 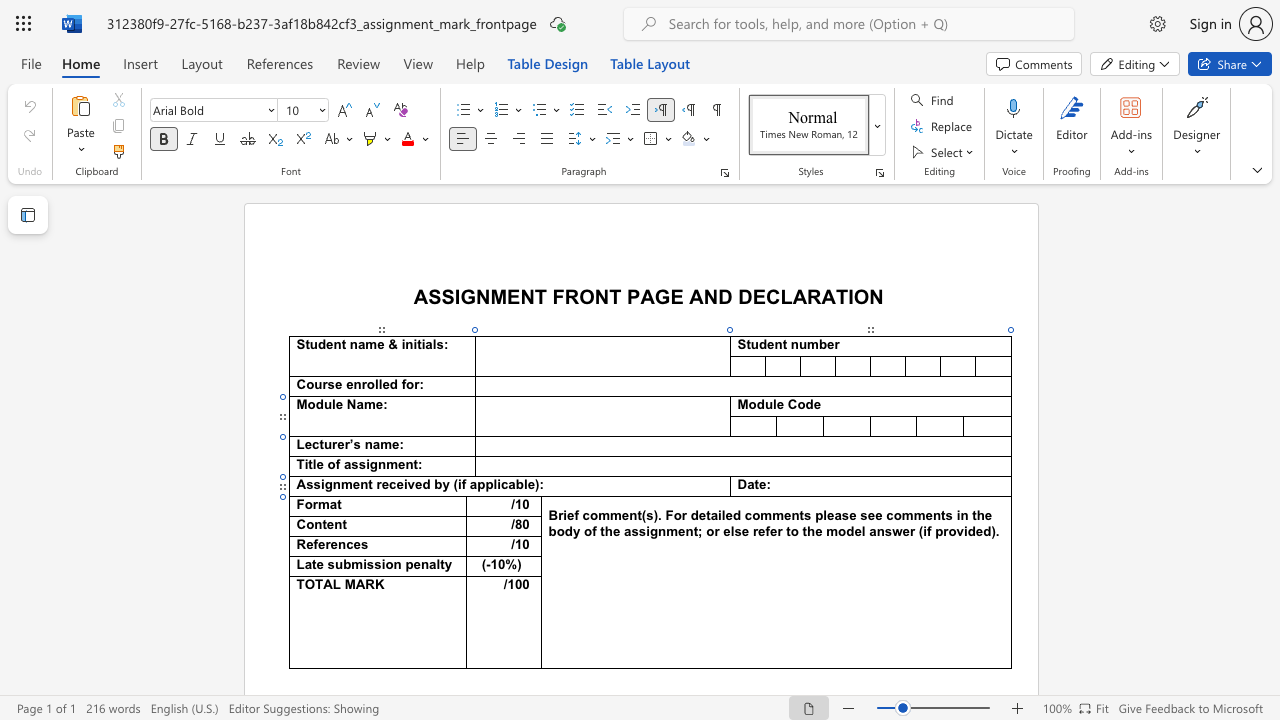 I want to click on the 14th character "e" in the text, so click(x=726, y=530).